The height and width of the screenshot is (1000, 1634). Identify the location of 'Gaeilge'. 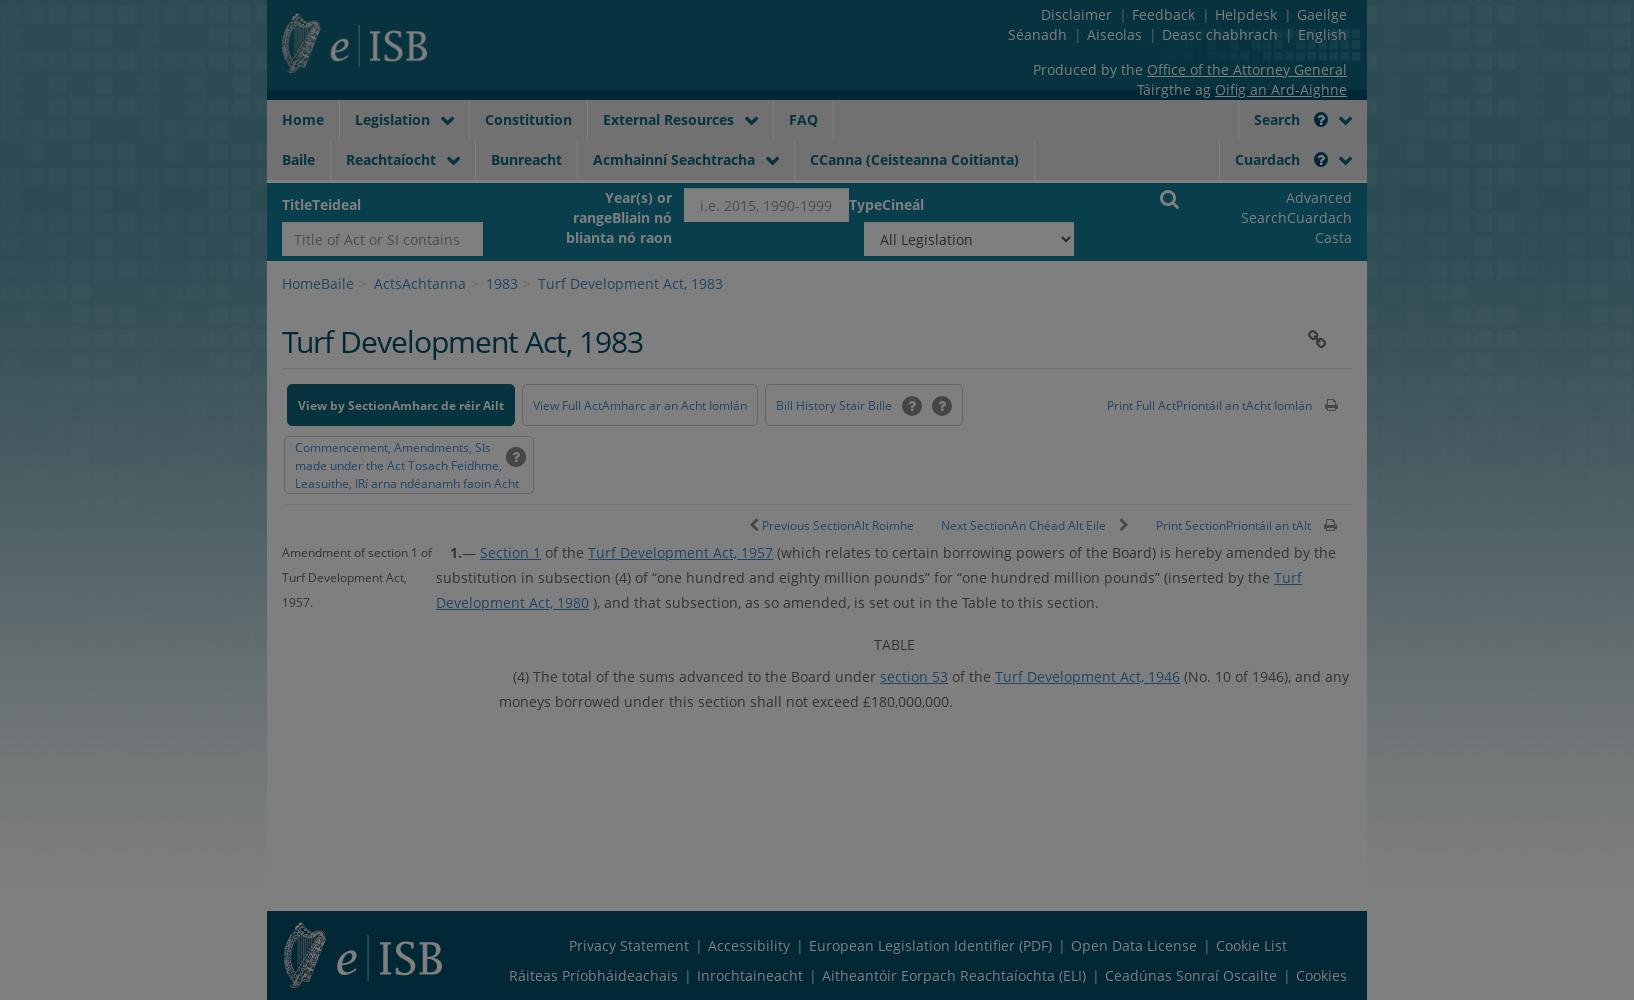
(1319, 14).